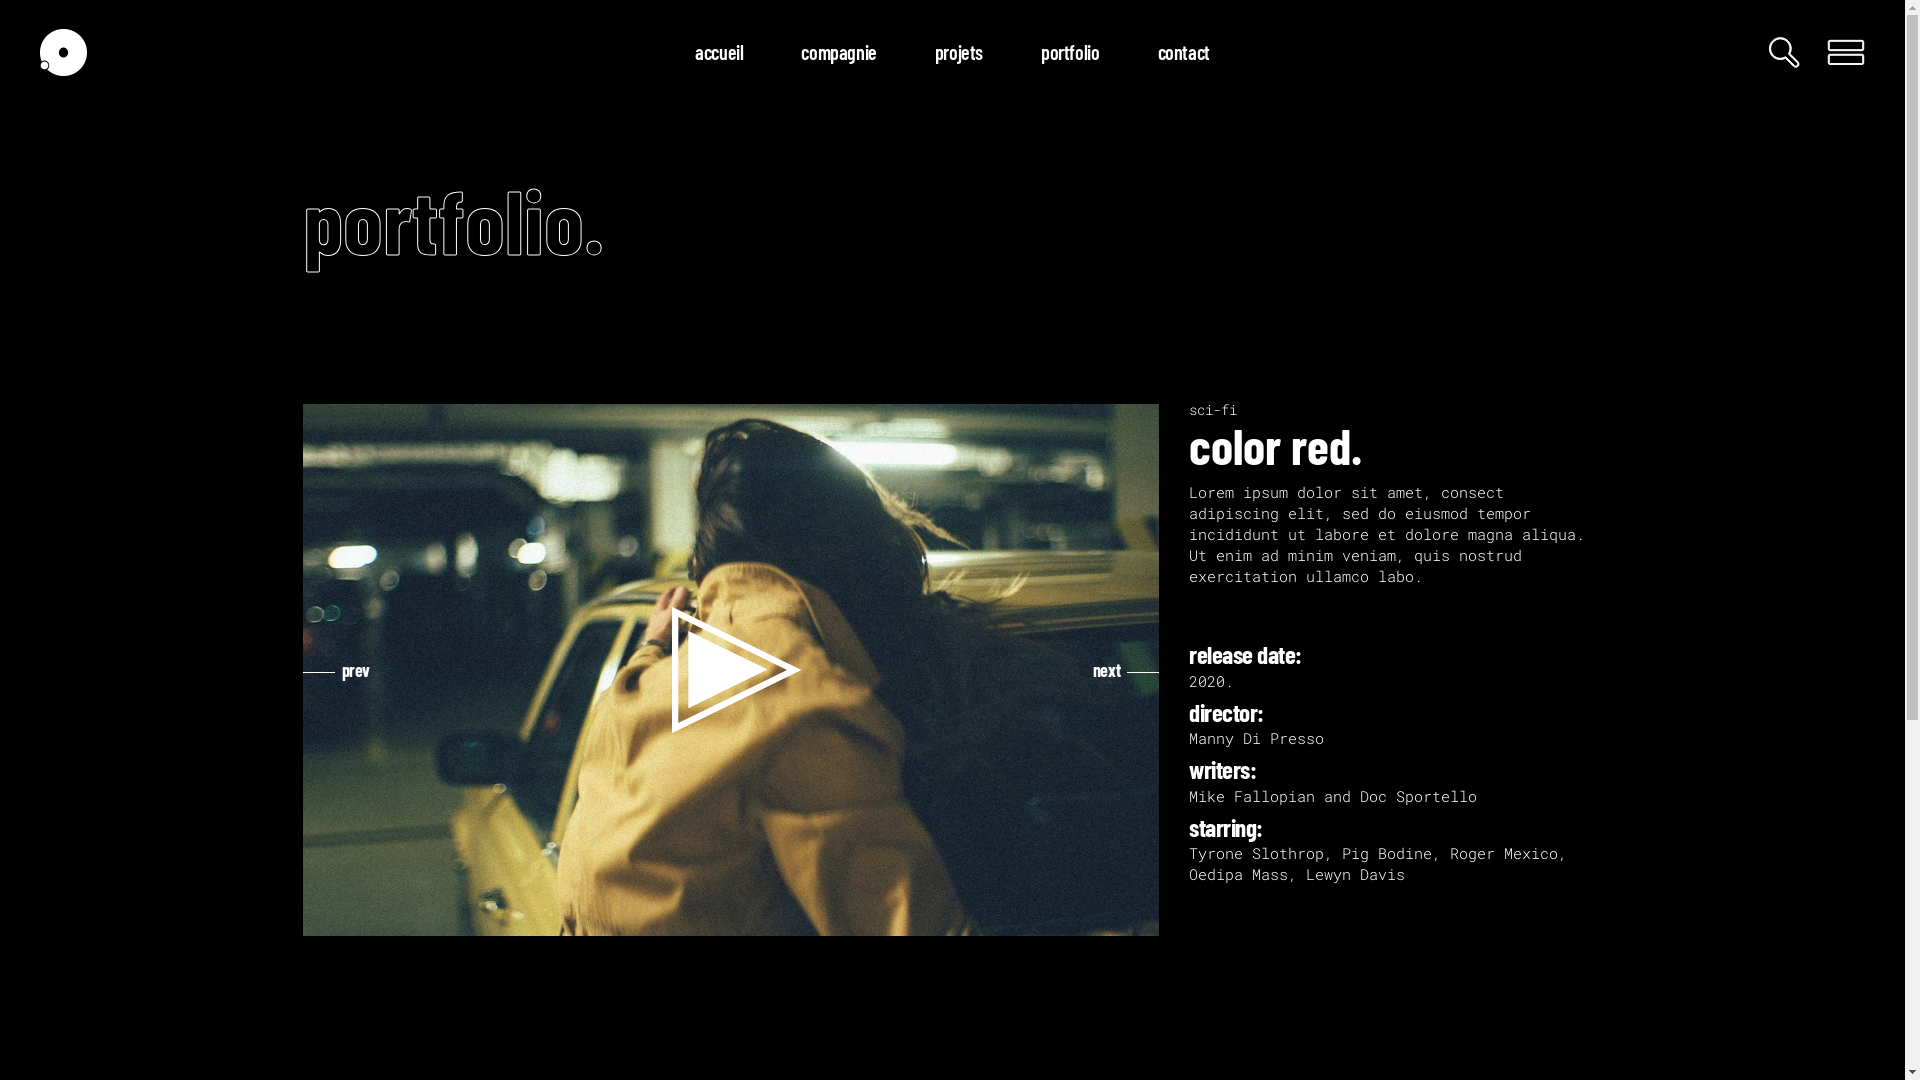 The image size is (1920, 1080). Describe the element at coordinates (336, 670) in the screenshot. I see `'prev'` at that location.